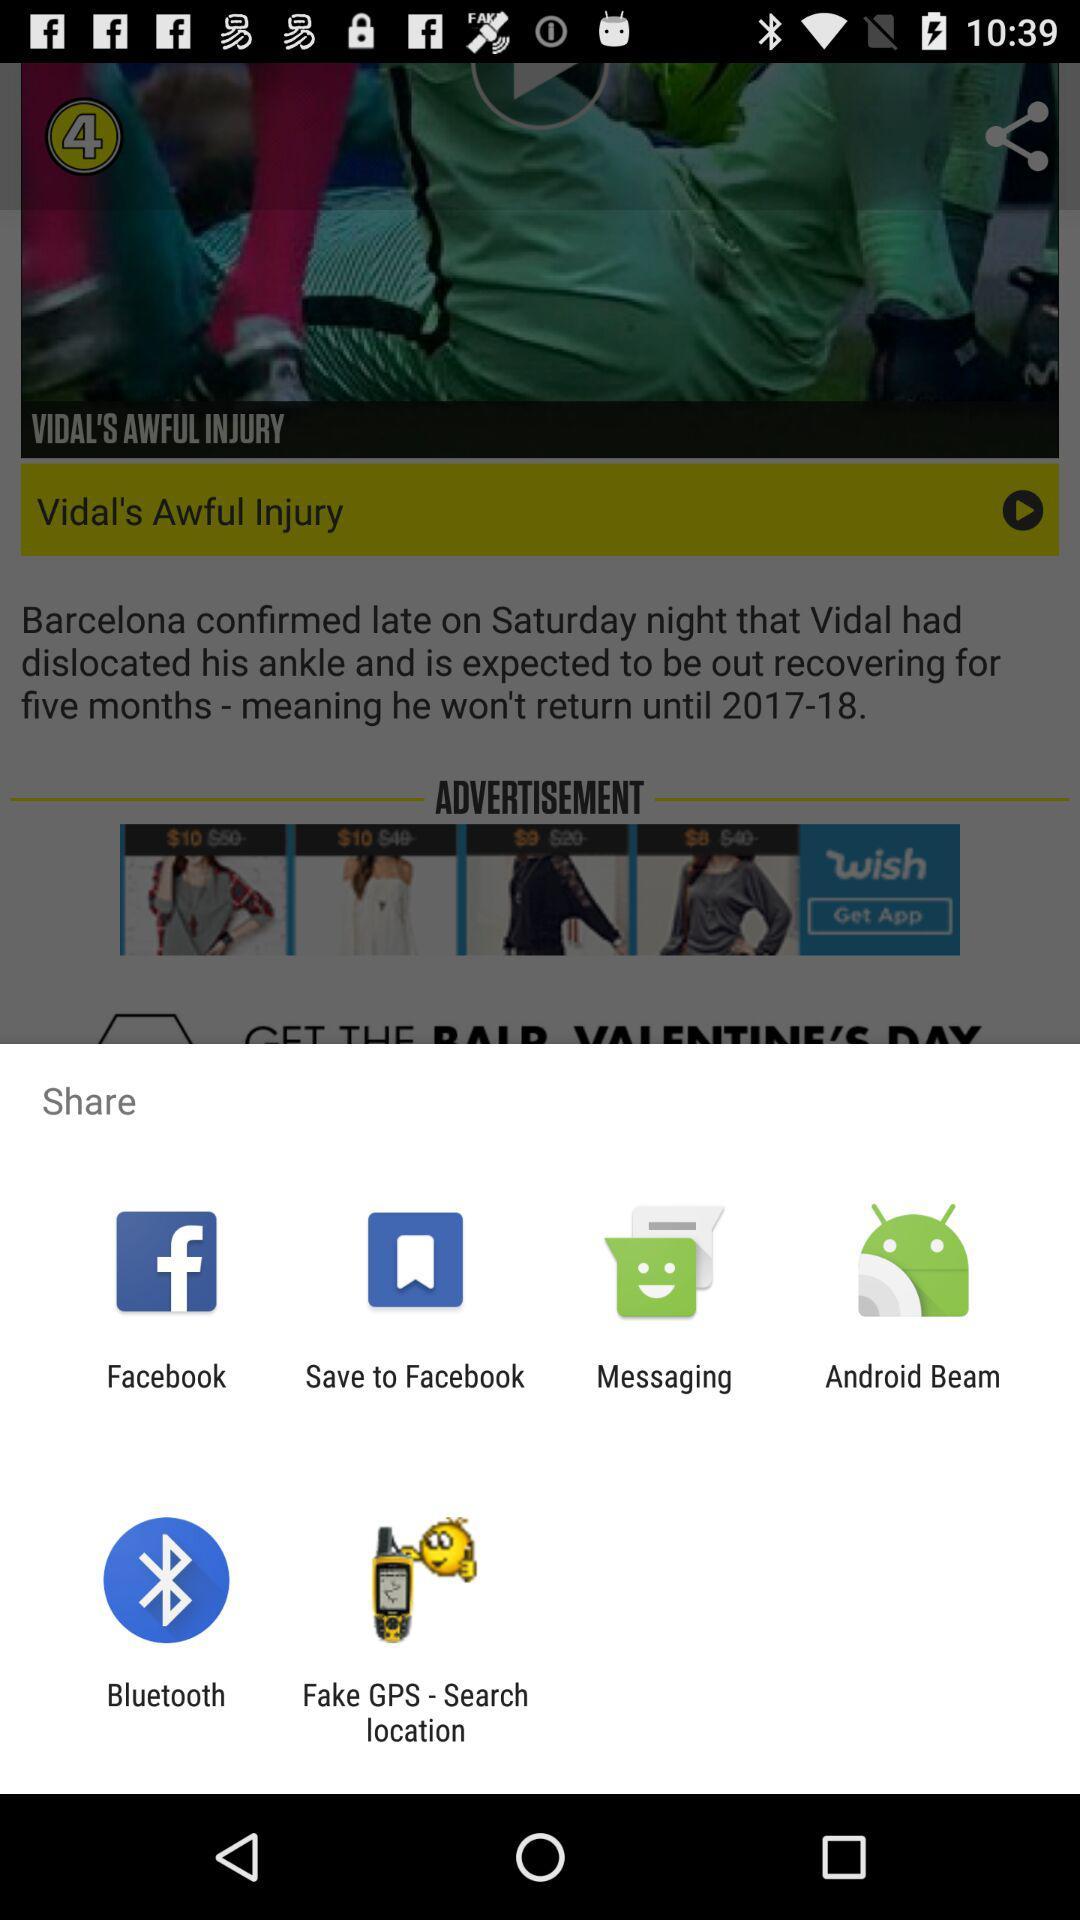  What do you see at coordinates (165, 1711) in the screenshot?
I see `app to the left of the fake gps search item` at bounding box center [165, 1711].